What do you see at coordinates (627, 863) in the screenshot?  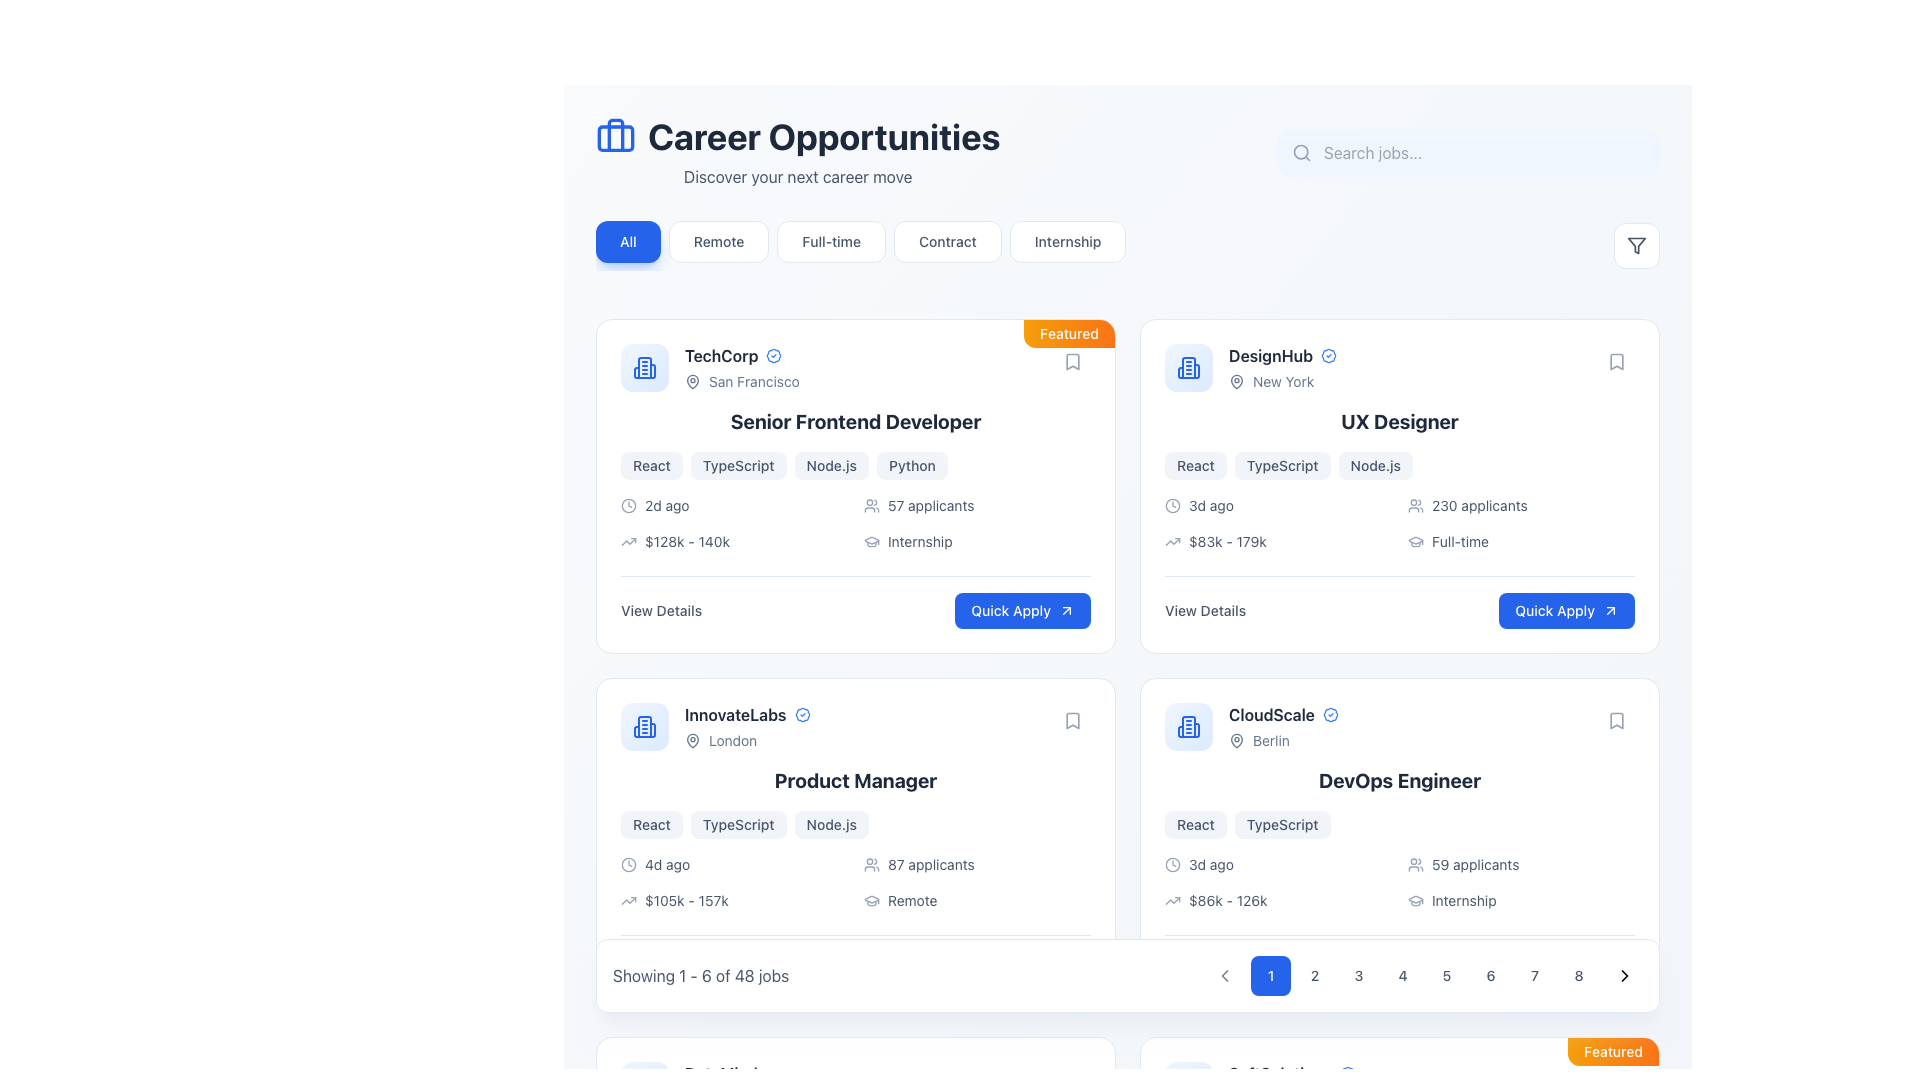 I see `the surrounding content of the circular SVG element representing a clock face located at the center of the job card for 'InnovateLabs'` at bounding box center [627, 863].